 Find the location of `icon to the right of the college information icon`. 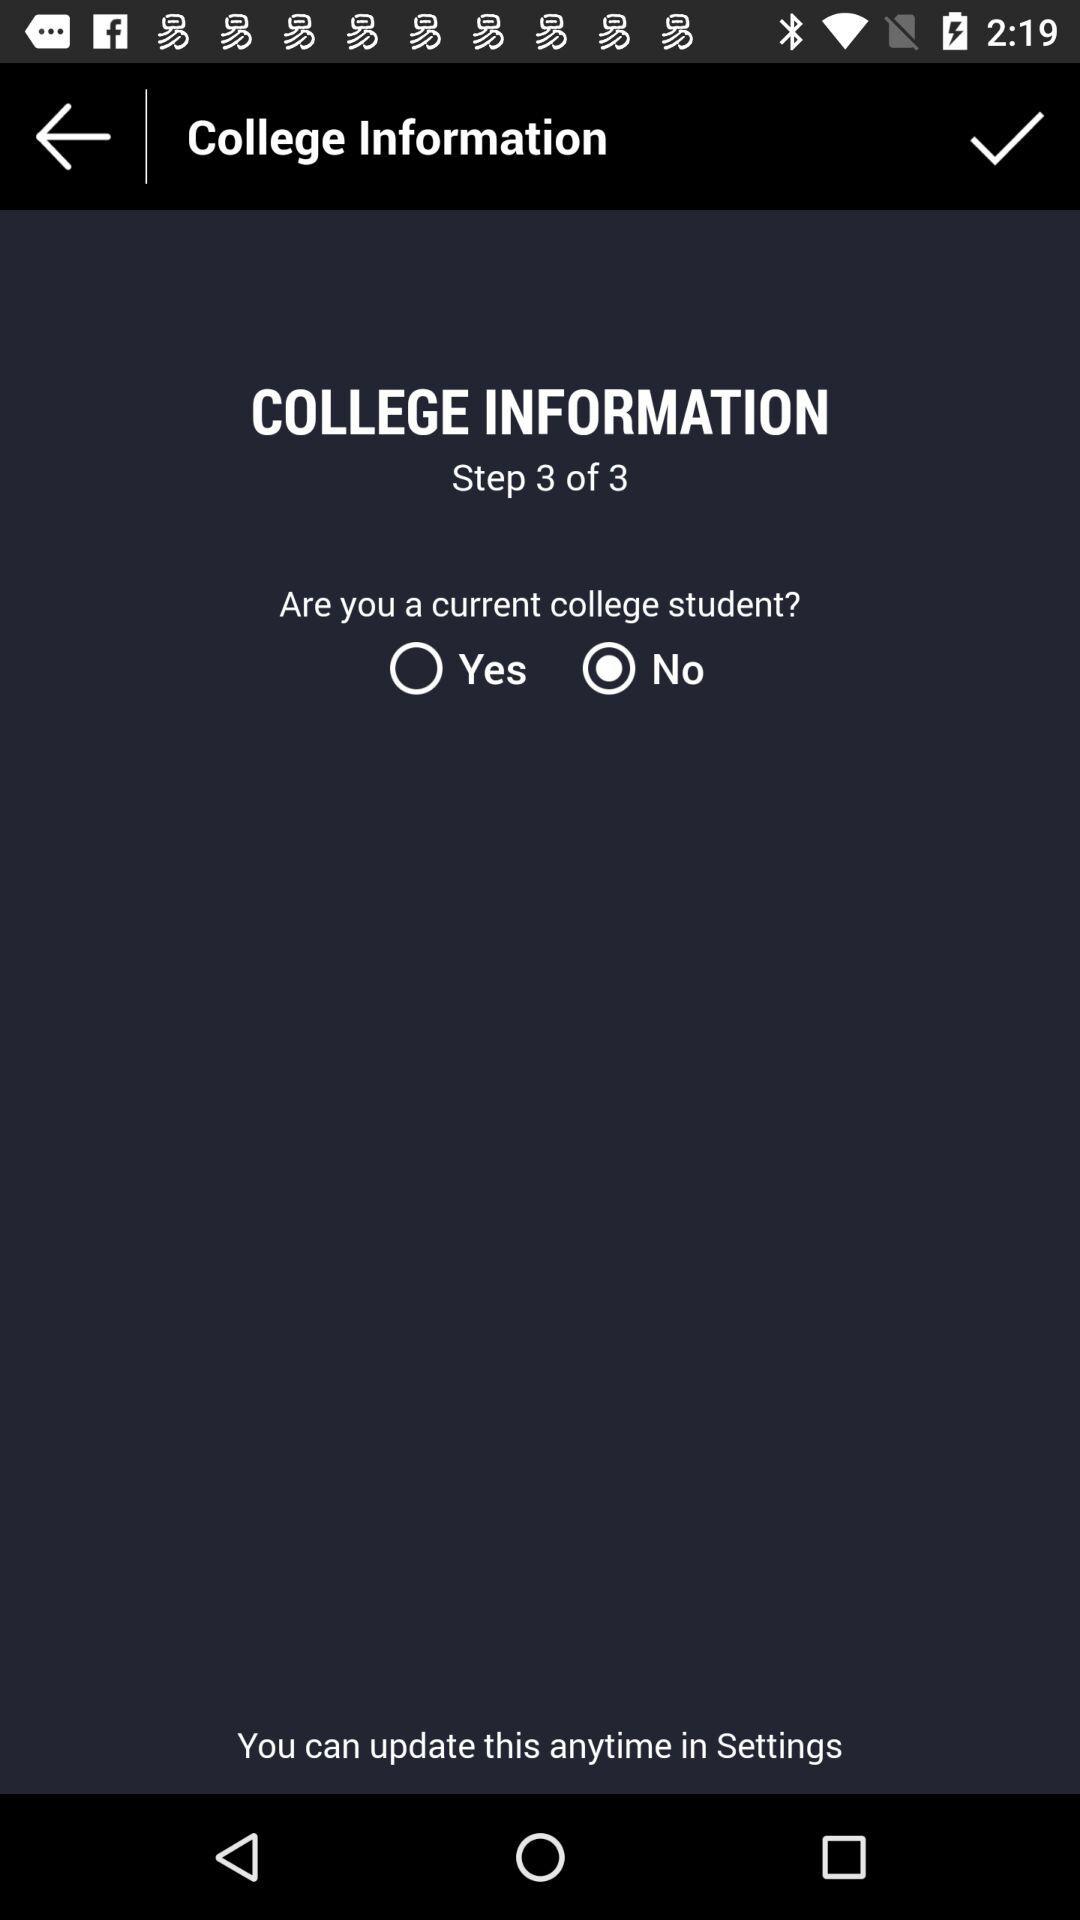

icon to the right of the college information icon is located at coordinates (1006, 135).